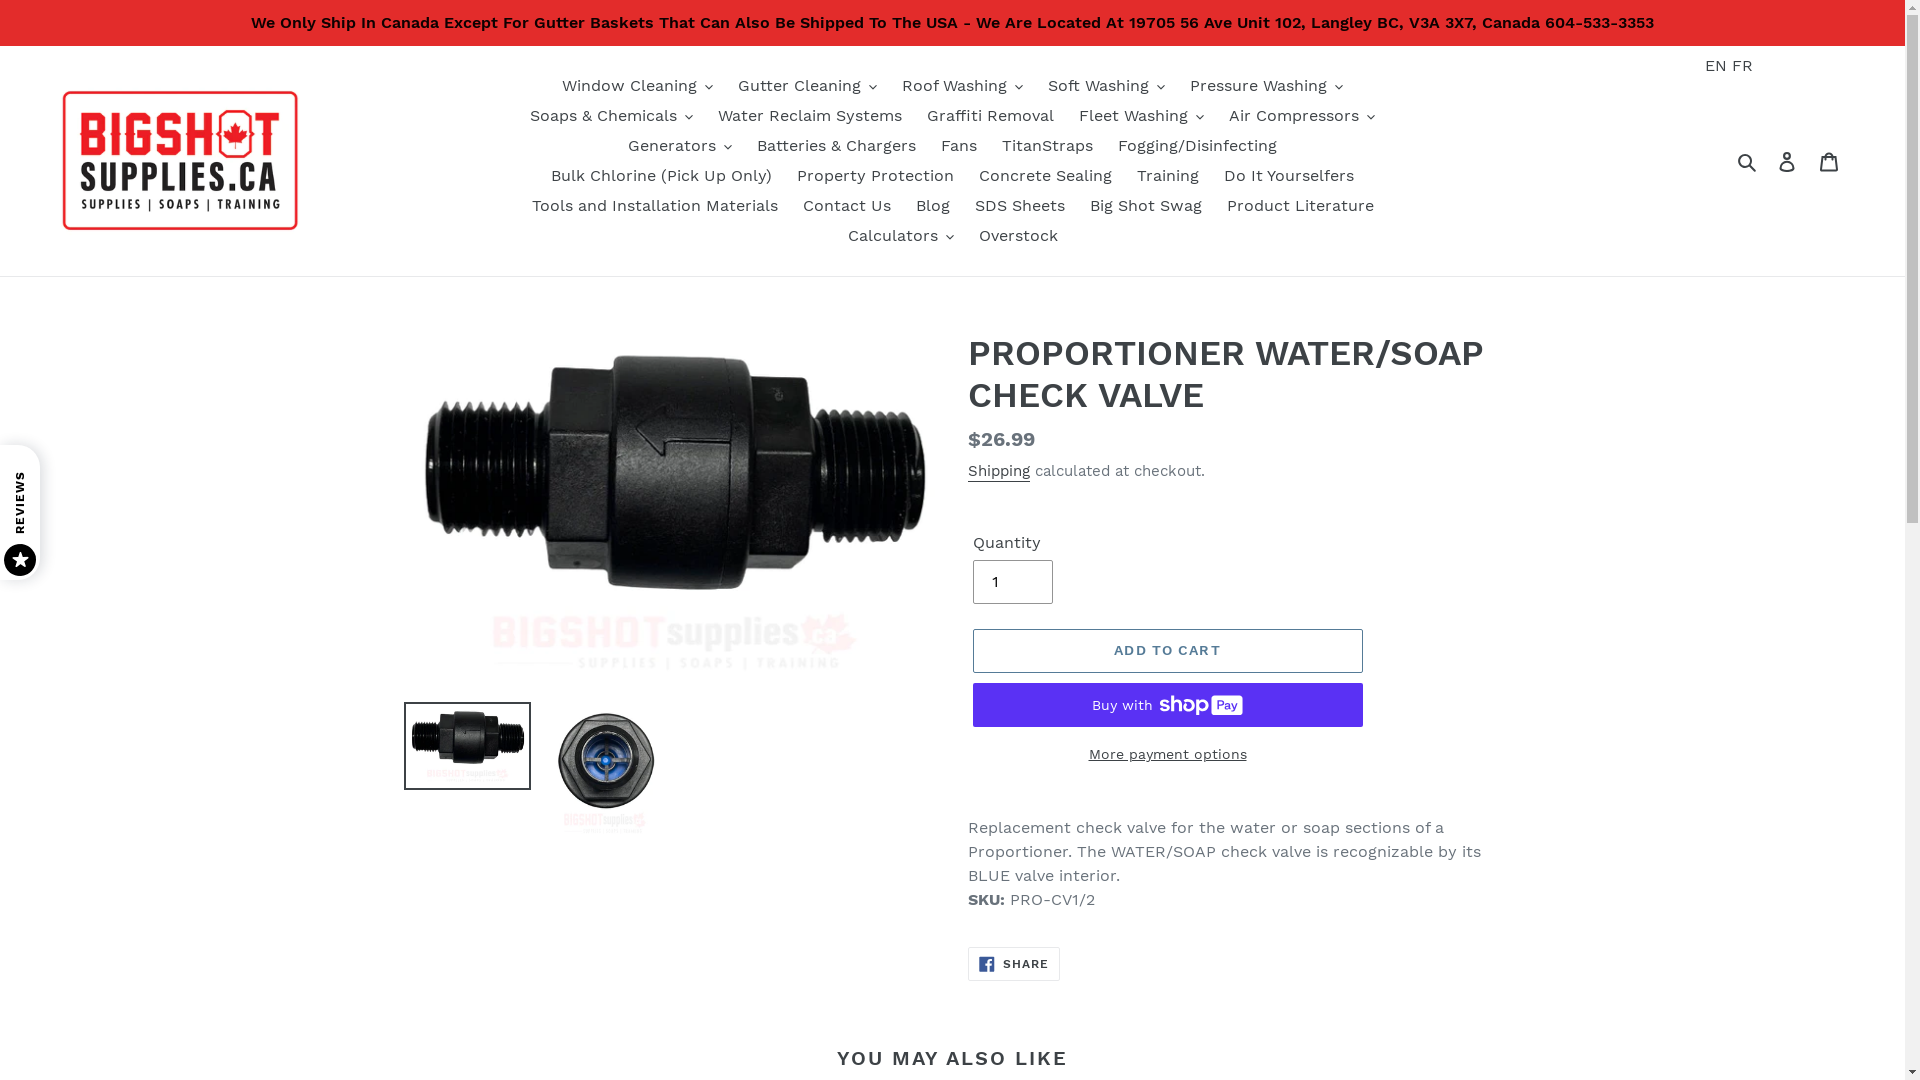 This screenshot has width=1920, height=1080. Describe the element at coordinates (1105, 84) in the screenshot. I see `'Soft Washing'` at that location.